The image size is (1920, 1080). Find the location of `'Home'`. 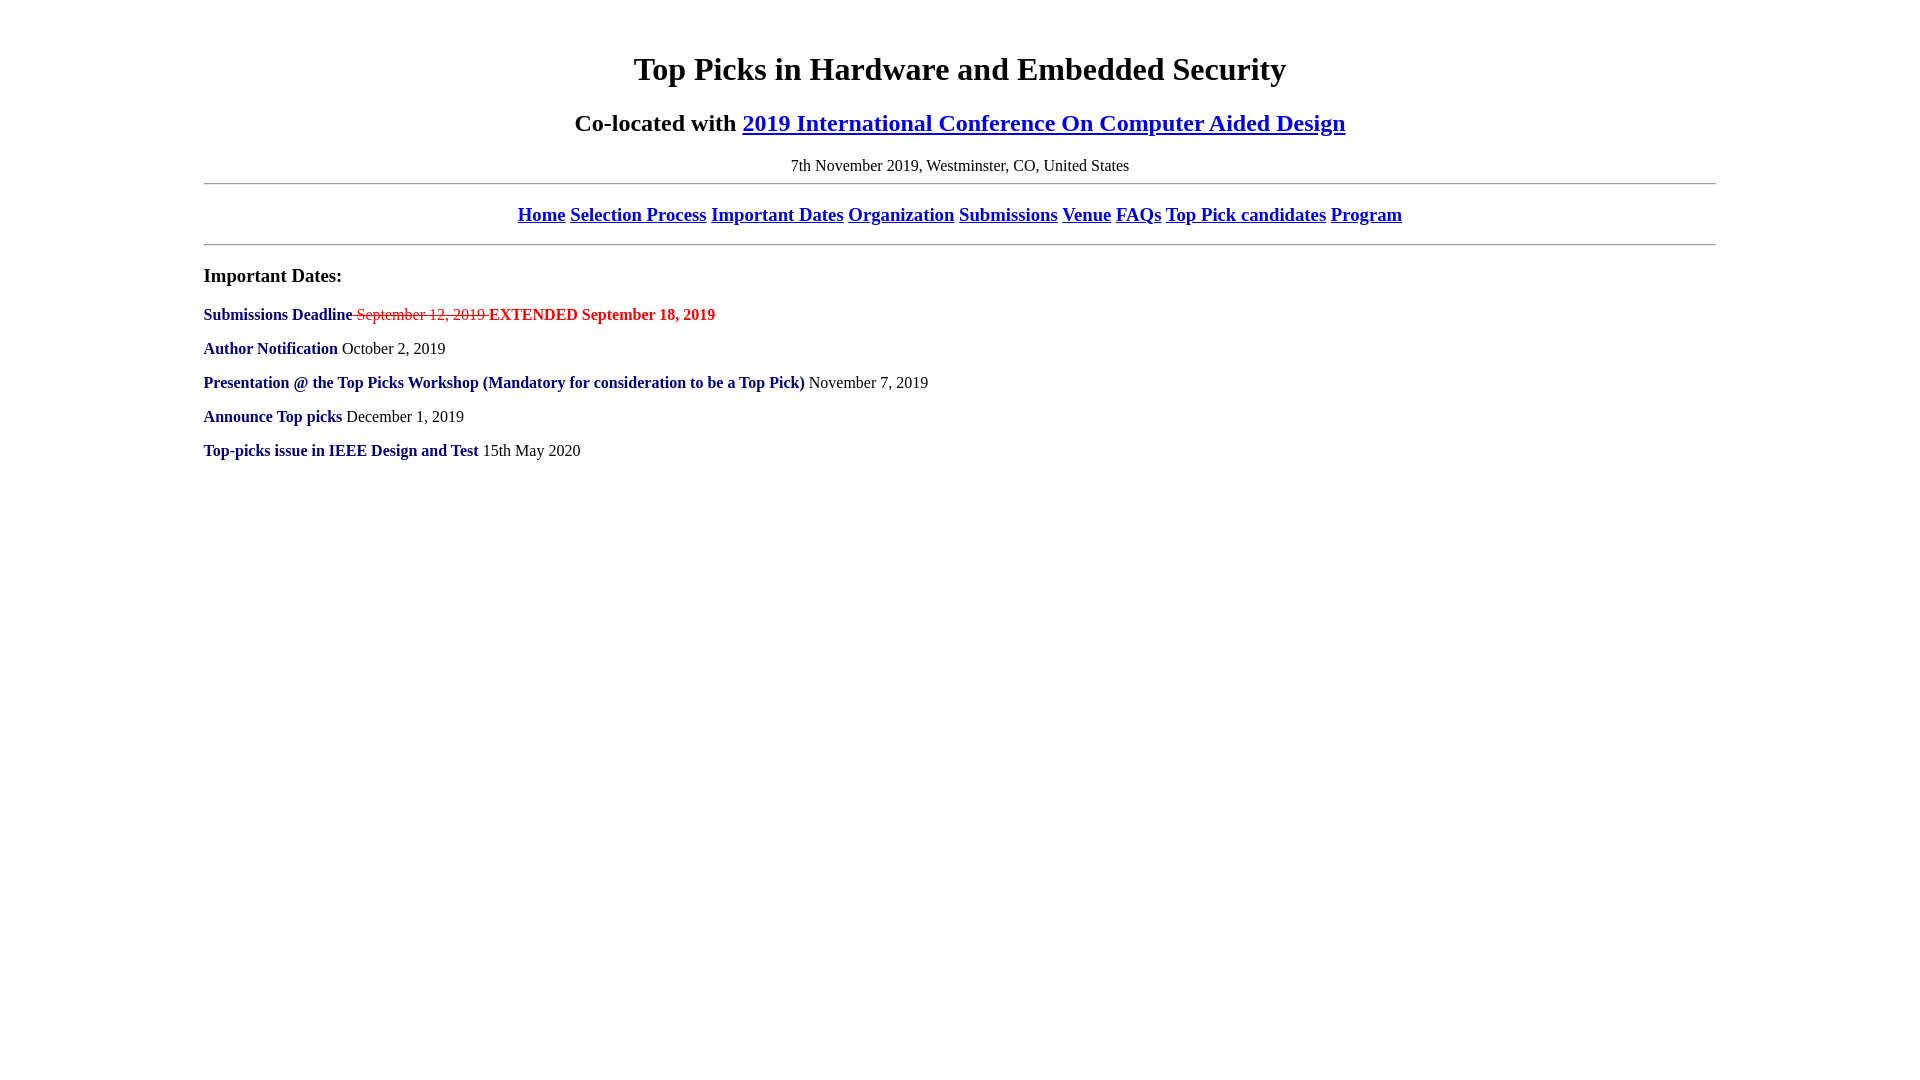

'Home' is located at coordinates (518, 214).